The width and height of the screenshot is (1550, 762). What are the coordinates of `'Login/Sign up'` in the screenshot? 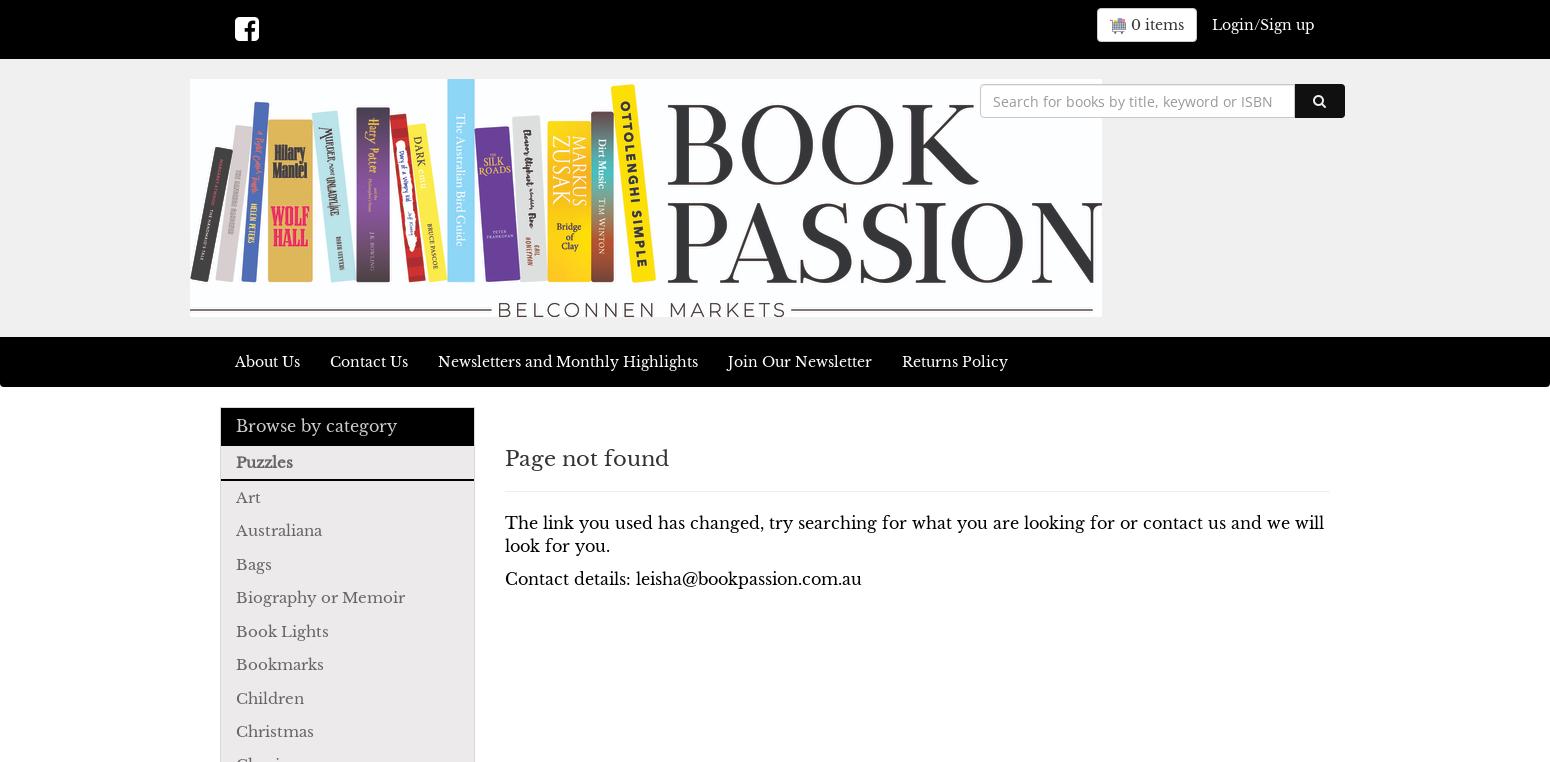 It's located at (1262, 23).